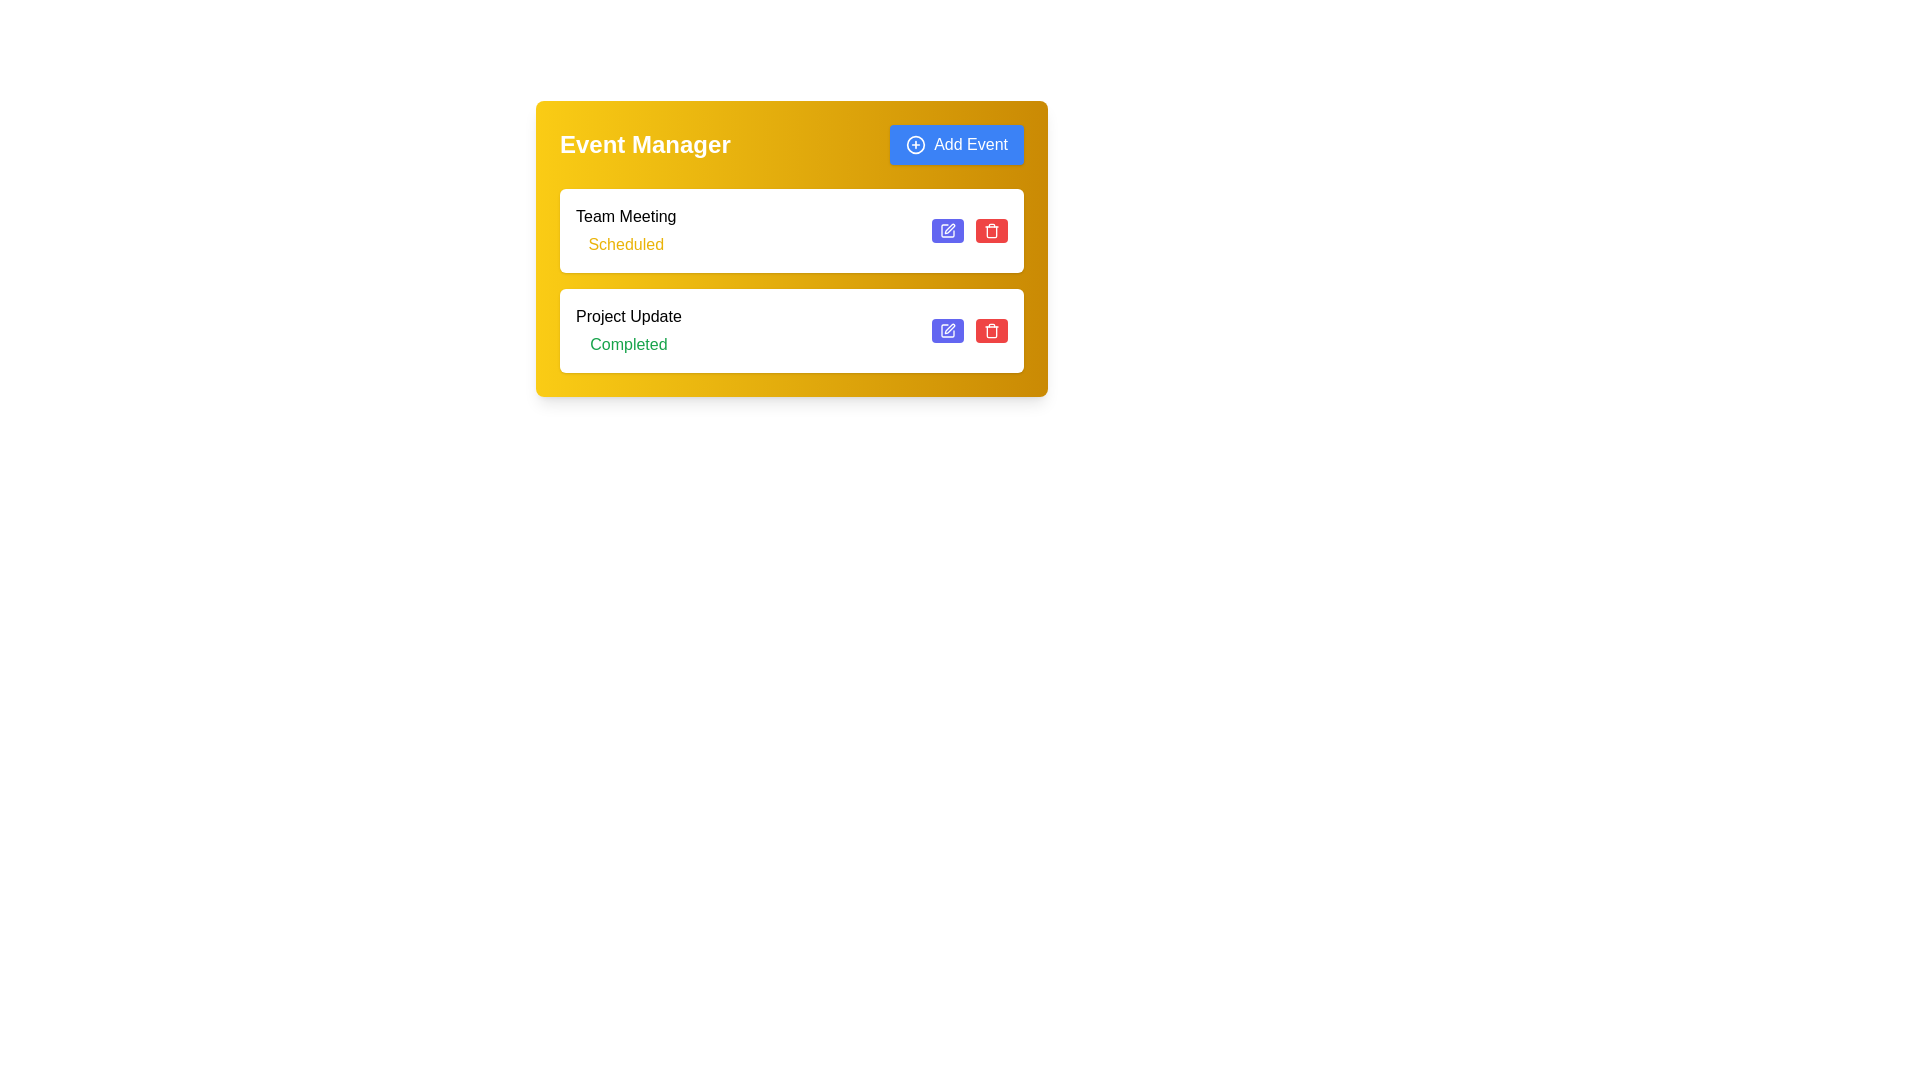  I want to click on the informational label displaying the project status as 'Completed', located below the 'Project Update' label in the second panel of the event manager interface, so click(627, 343).